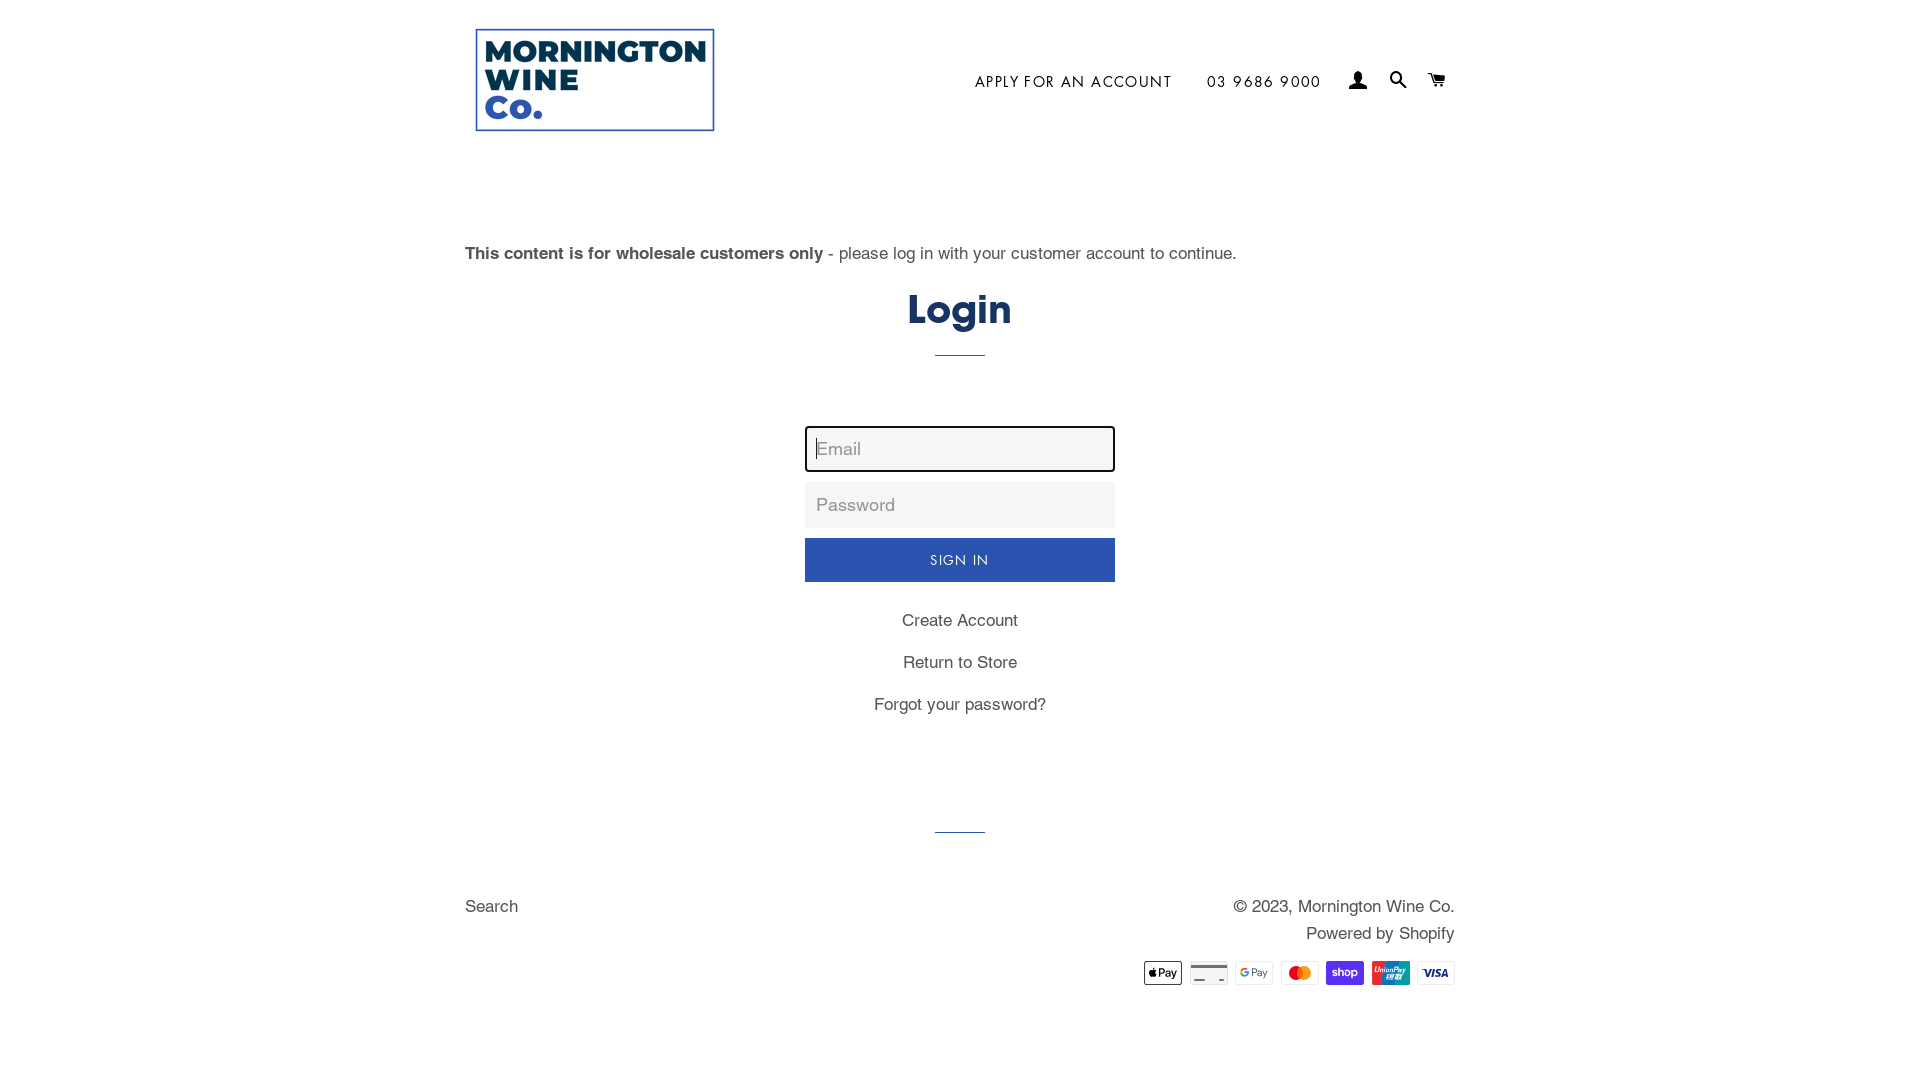 The width and height of the screenshot is (1920, 1080). I want to click on 'Mornington Wine Co.', so click(1375, 906).